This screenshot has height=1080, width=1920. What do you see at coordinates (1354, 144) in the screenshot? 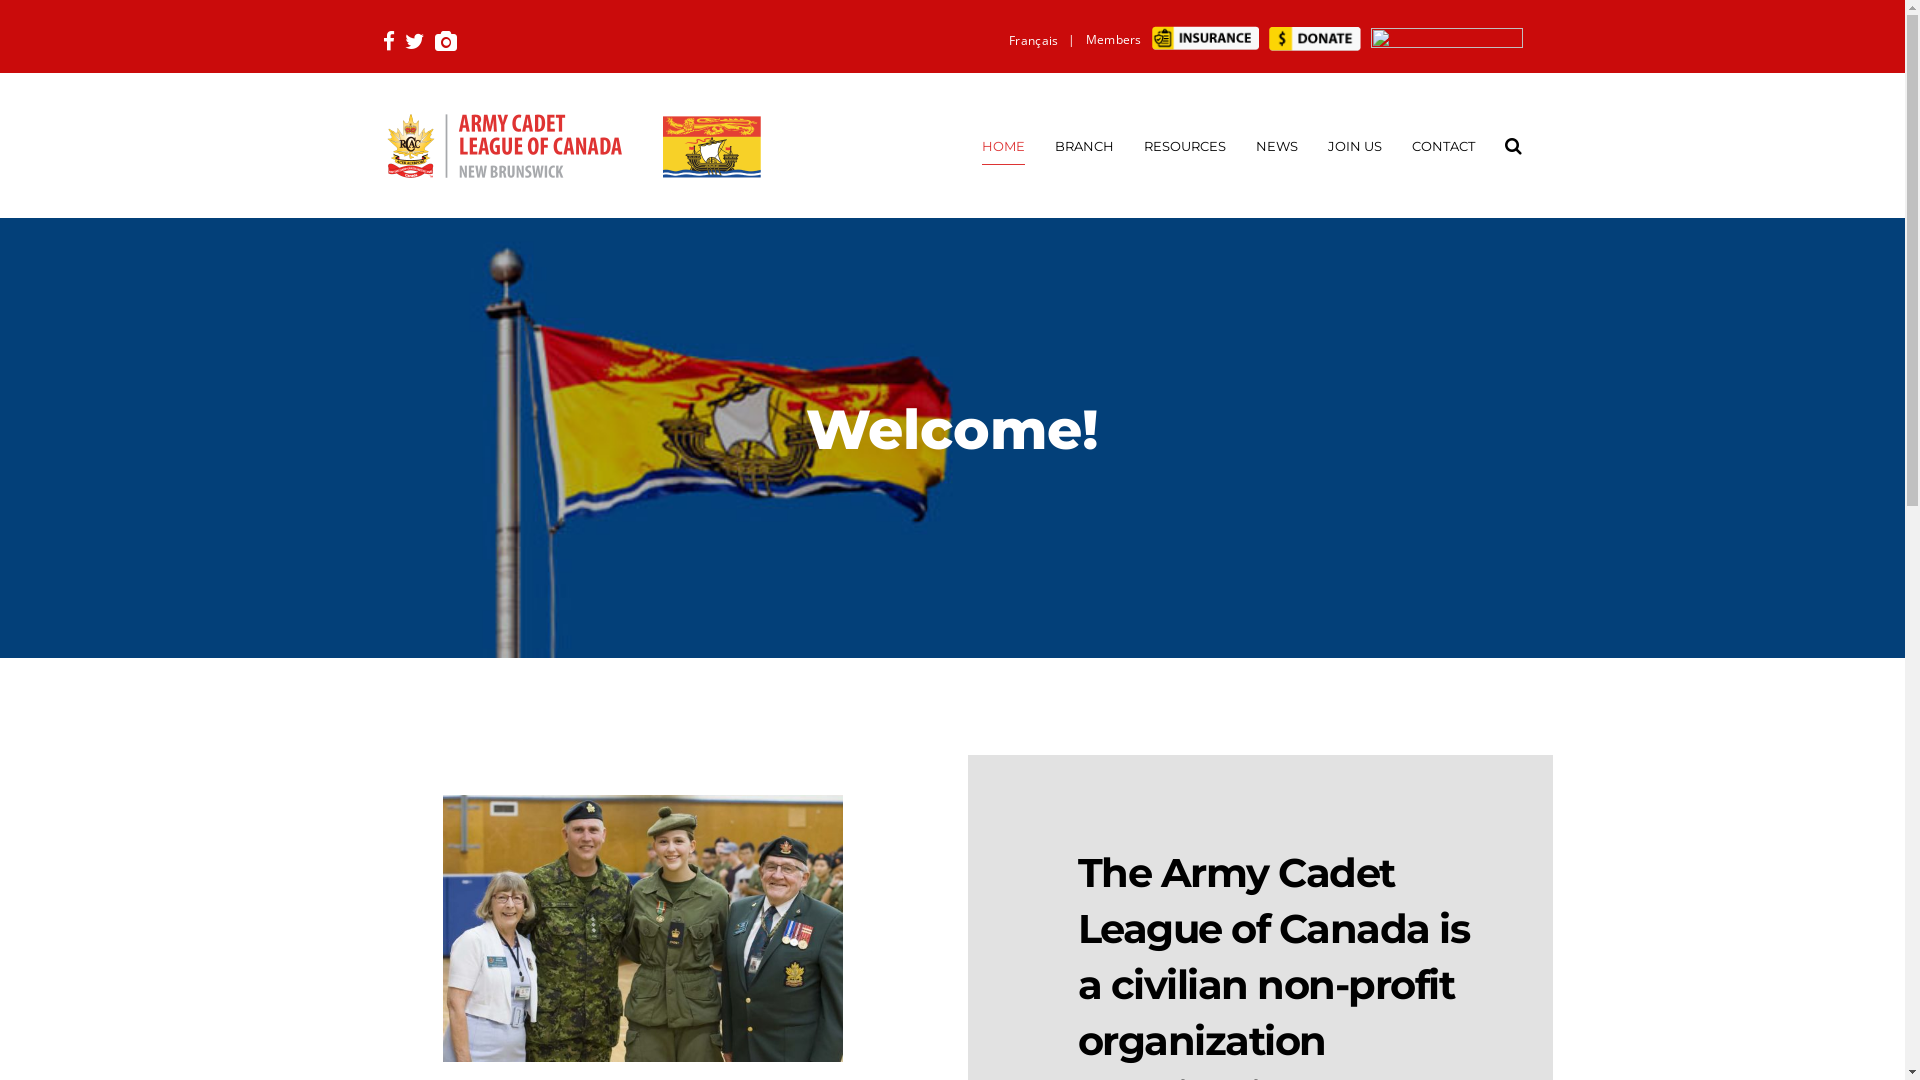
I see `'JOIN US'` at bounding box center [1354, 144].